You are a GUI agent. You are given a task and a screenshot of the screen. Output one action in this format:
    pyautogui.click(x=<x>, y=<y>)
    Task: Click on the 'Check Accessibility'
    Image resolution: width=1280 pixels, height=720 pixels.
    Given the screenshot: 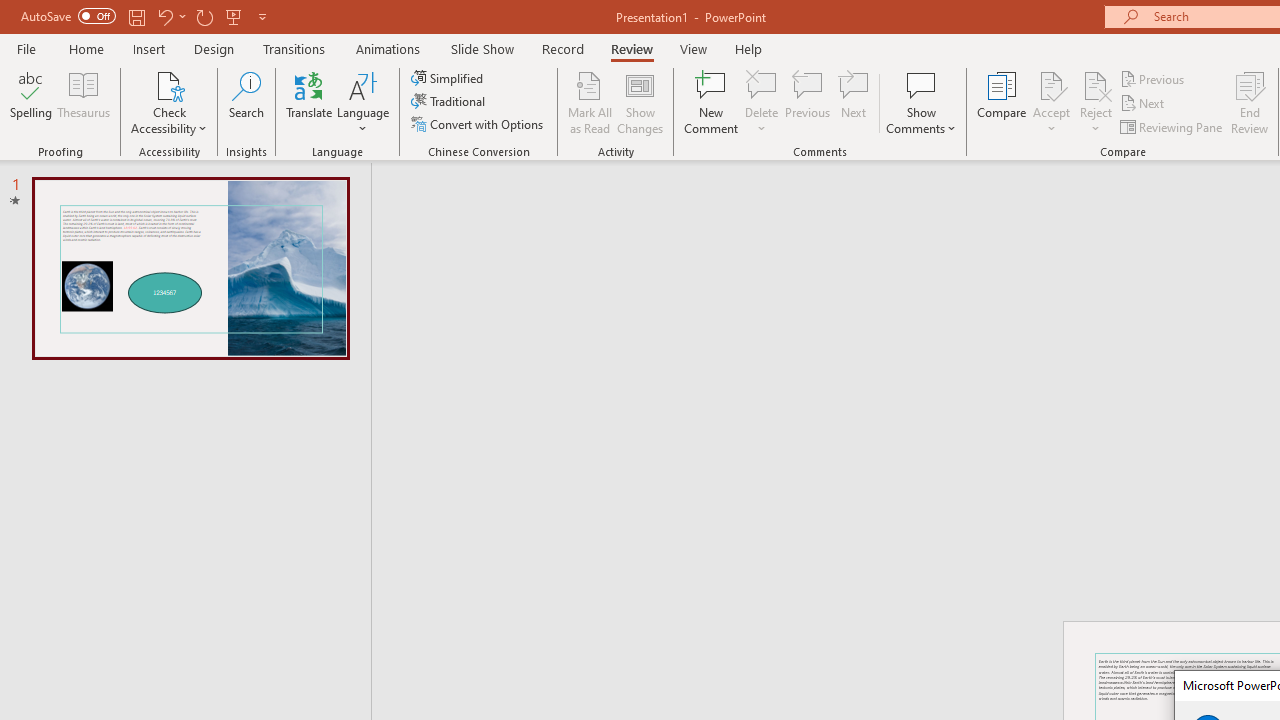 What is the action you would take?
    pyautogui.click(x=169, y=84)
    